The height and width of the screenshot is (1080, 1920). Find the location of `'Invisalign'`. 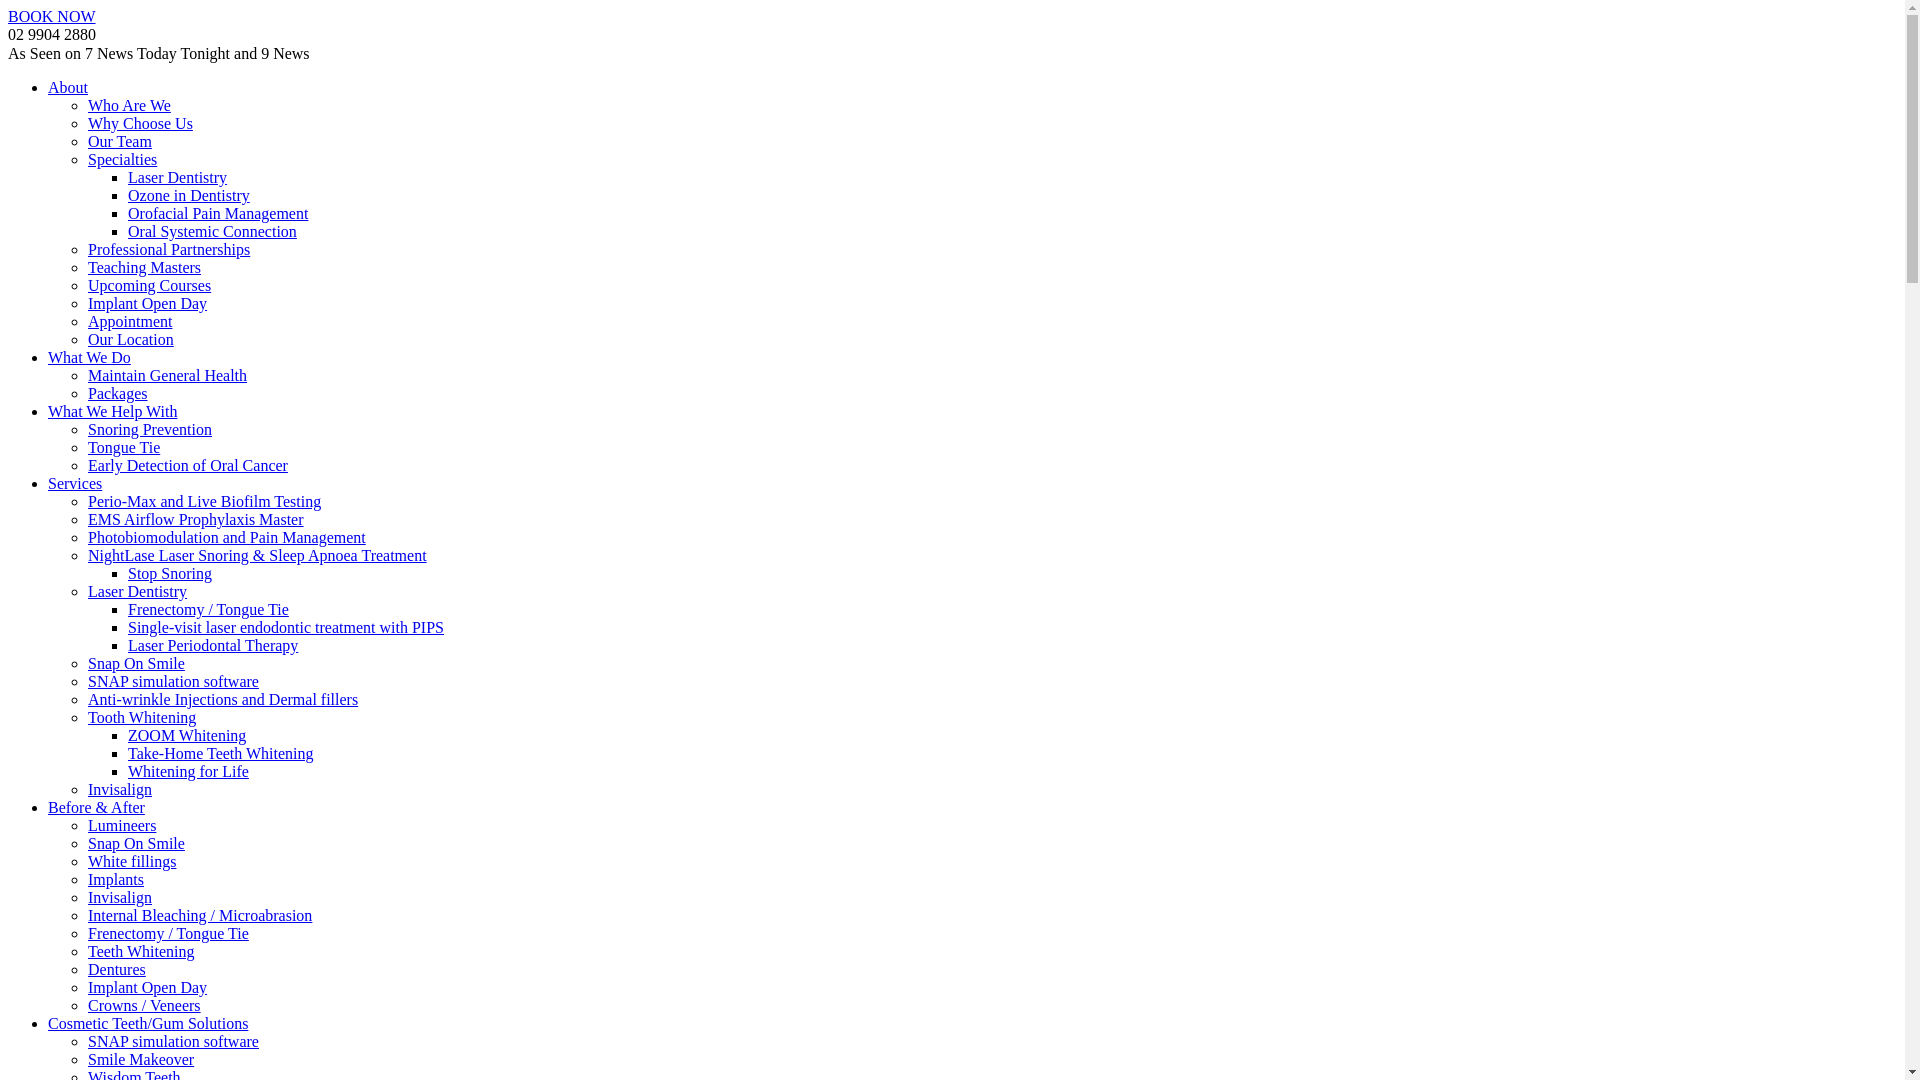

'Invisalign' is located at coordinates (86, 788).